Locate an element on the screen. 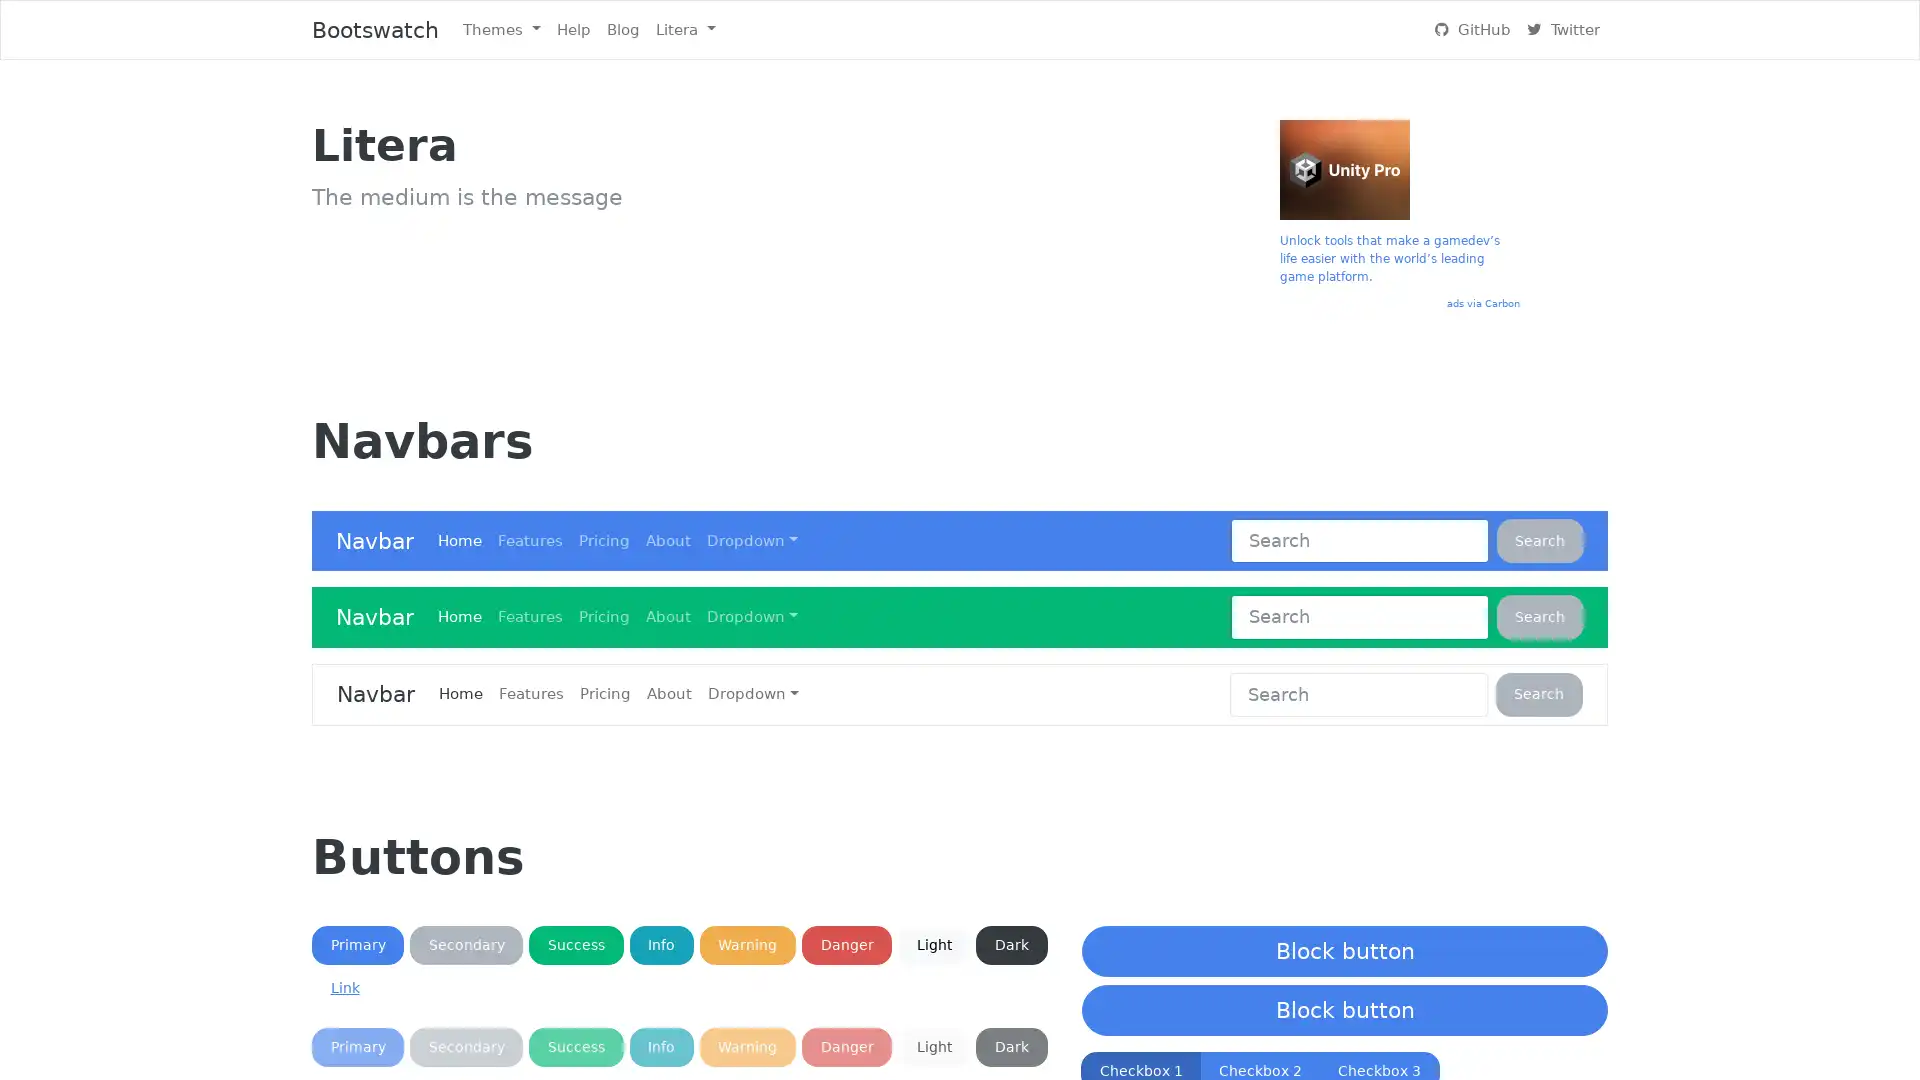 This screenshot has height=1080, width=1920. Secondary is located at coordinates (465, 945).